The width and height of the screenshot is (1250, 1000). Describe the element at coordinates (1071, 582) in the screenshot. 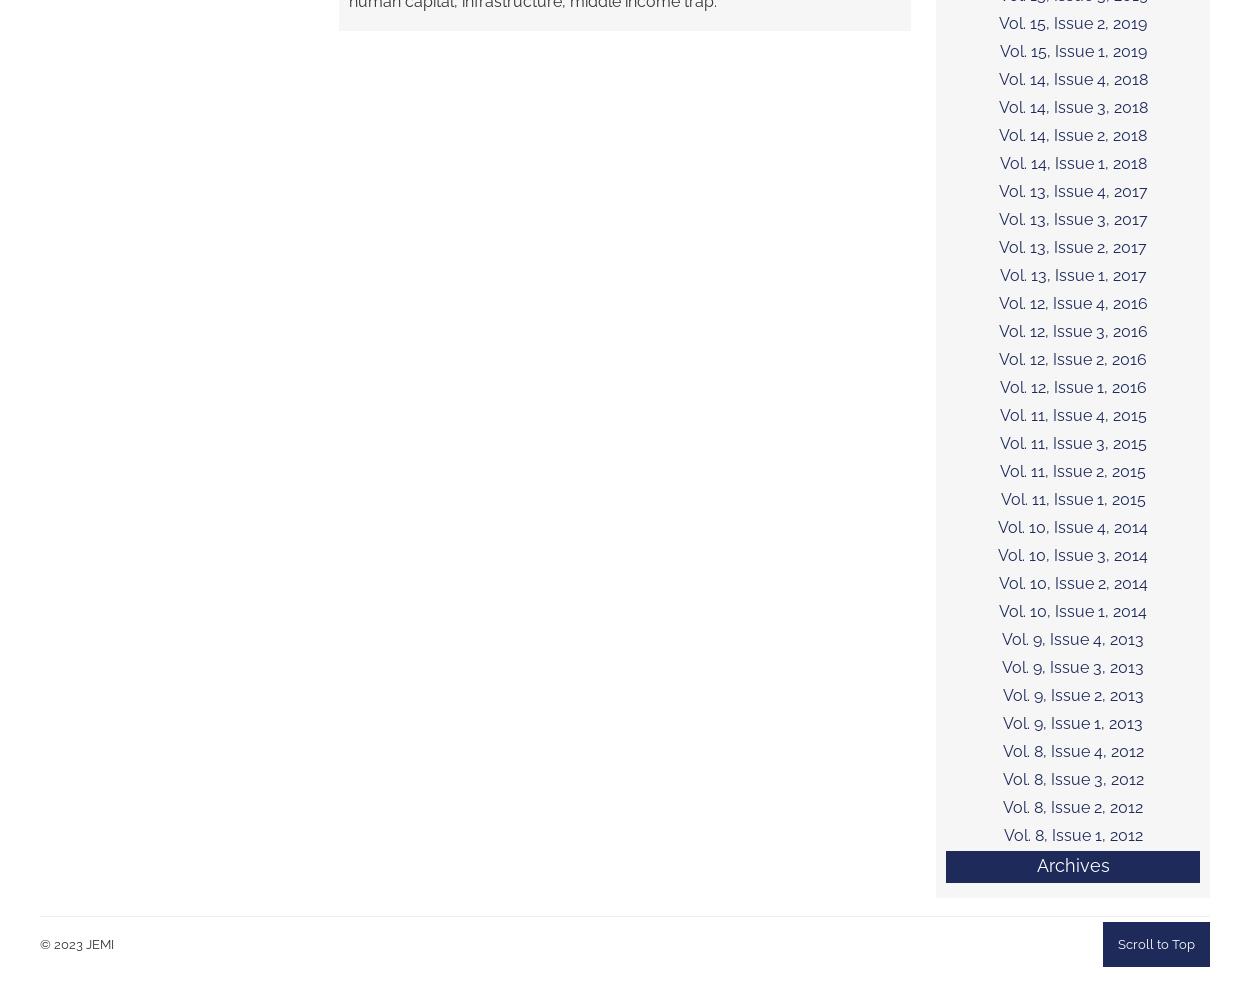

I see `'Vol. 10, Issue 2, 2014'` at that location.